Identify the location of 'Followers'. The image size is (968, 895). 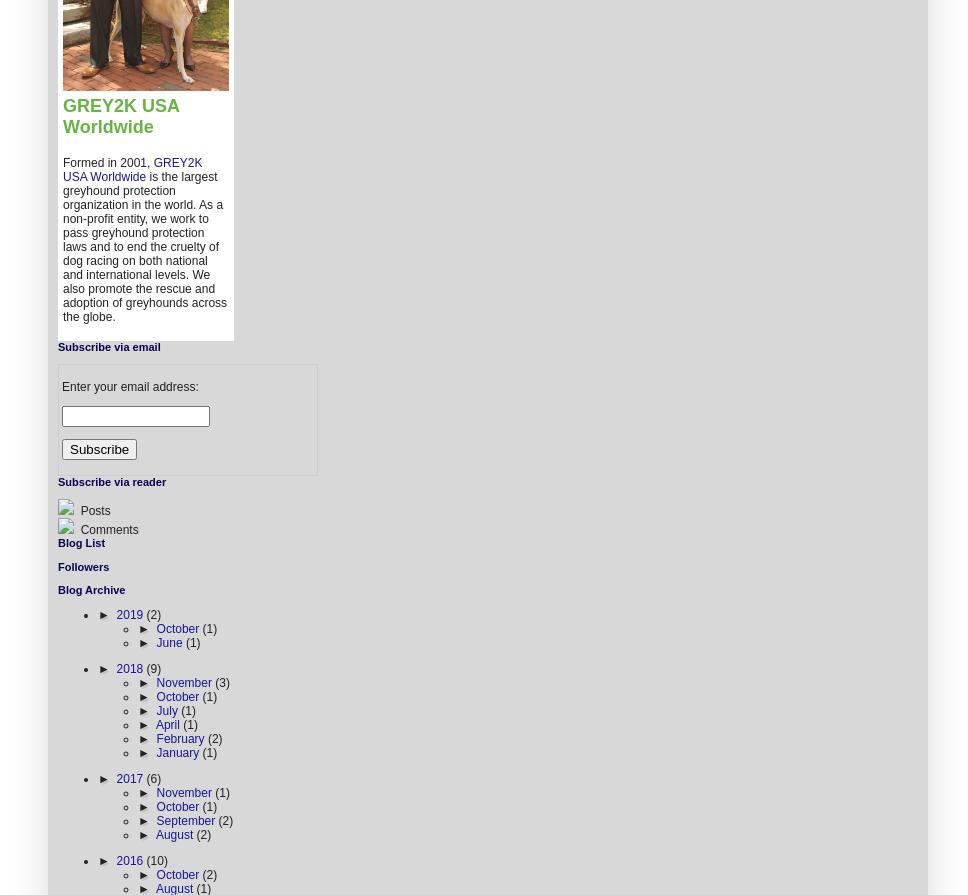
(56, 565).